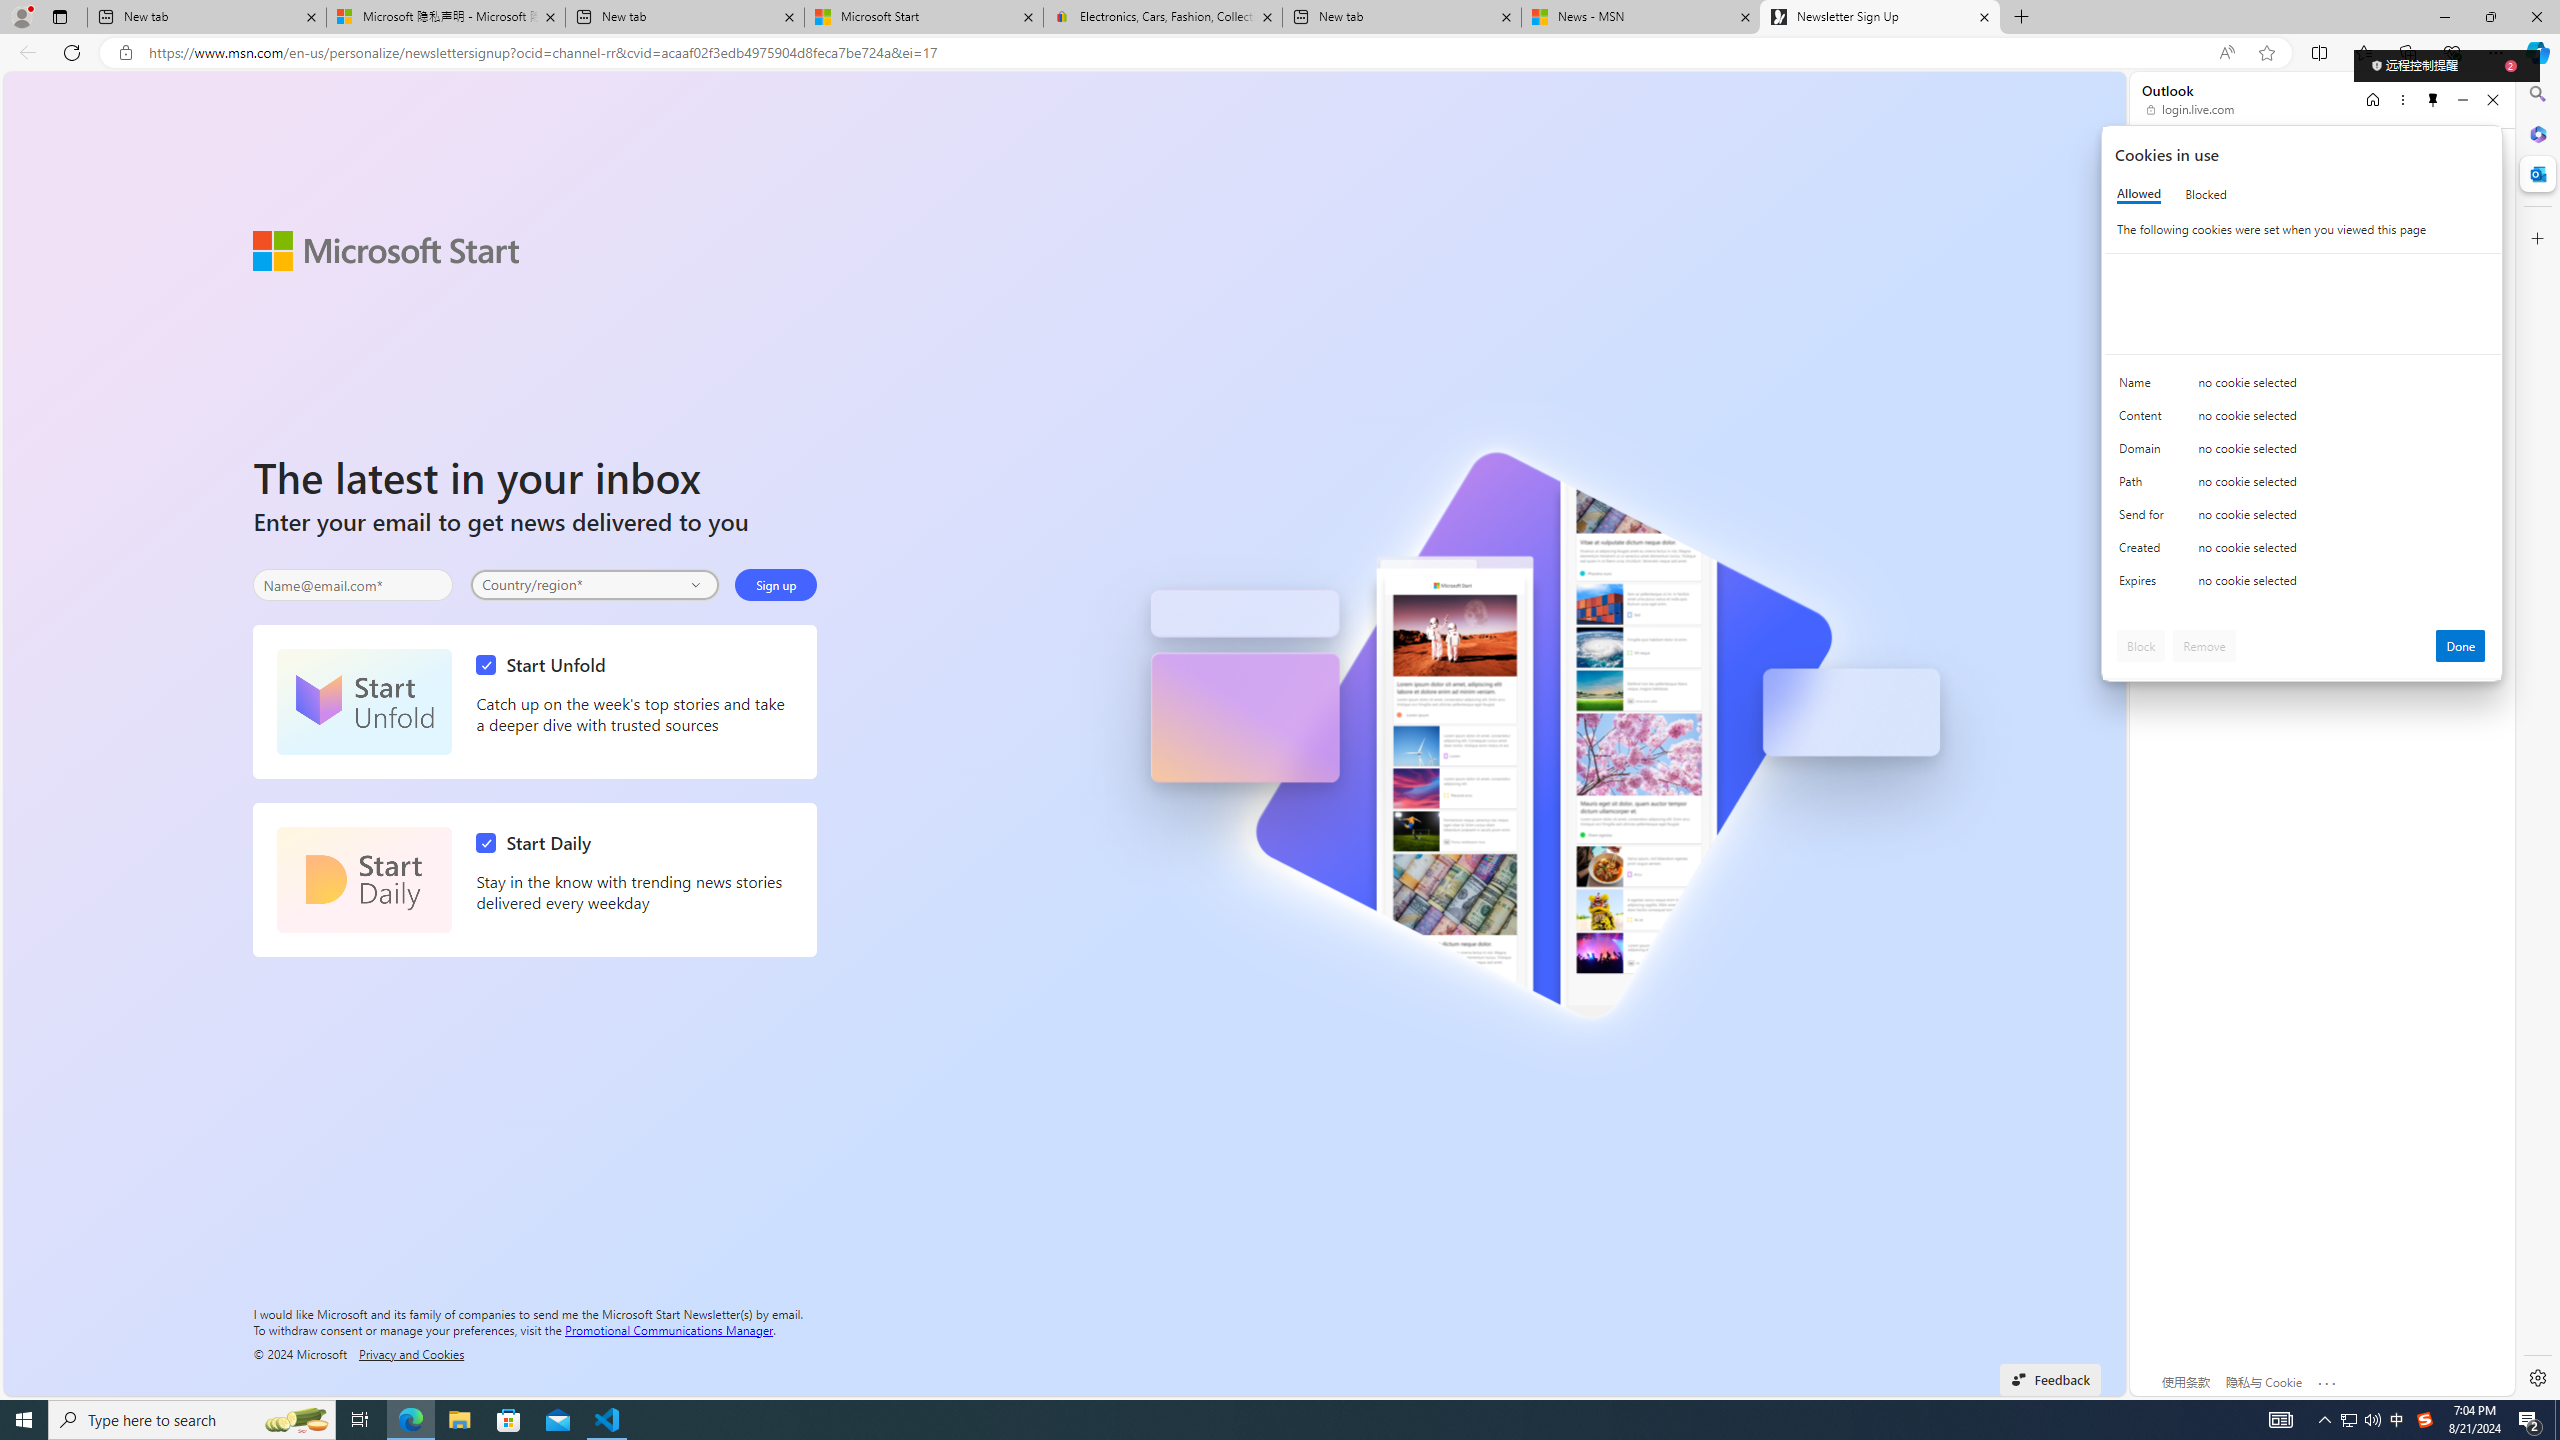  What do you see at coordinates (2140, 646) in the screenshot?
I see `'Block'` at bounding box center [2140, 646].